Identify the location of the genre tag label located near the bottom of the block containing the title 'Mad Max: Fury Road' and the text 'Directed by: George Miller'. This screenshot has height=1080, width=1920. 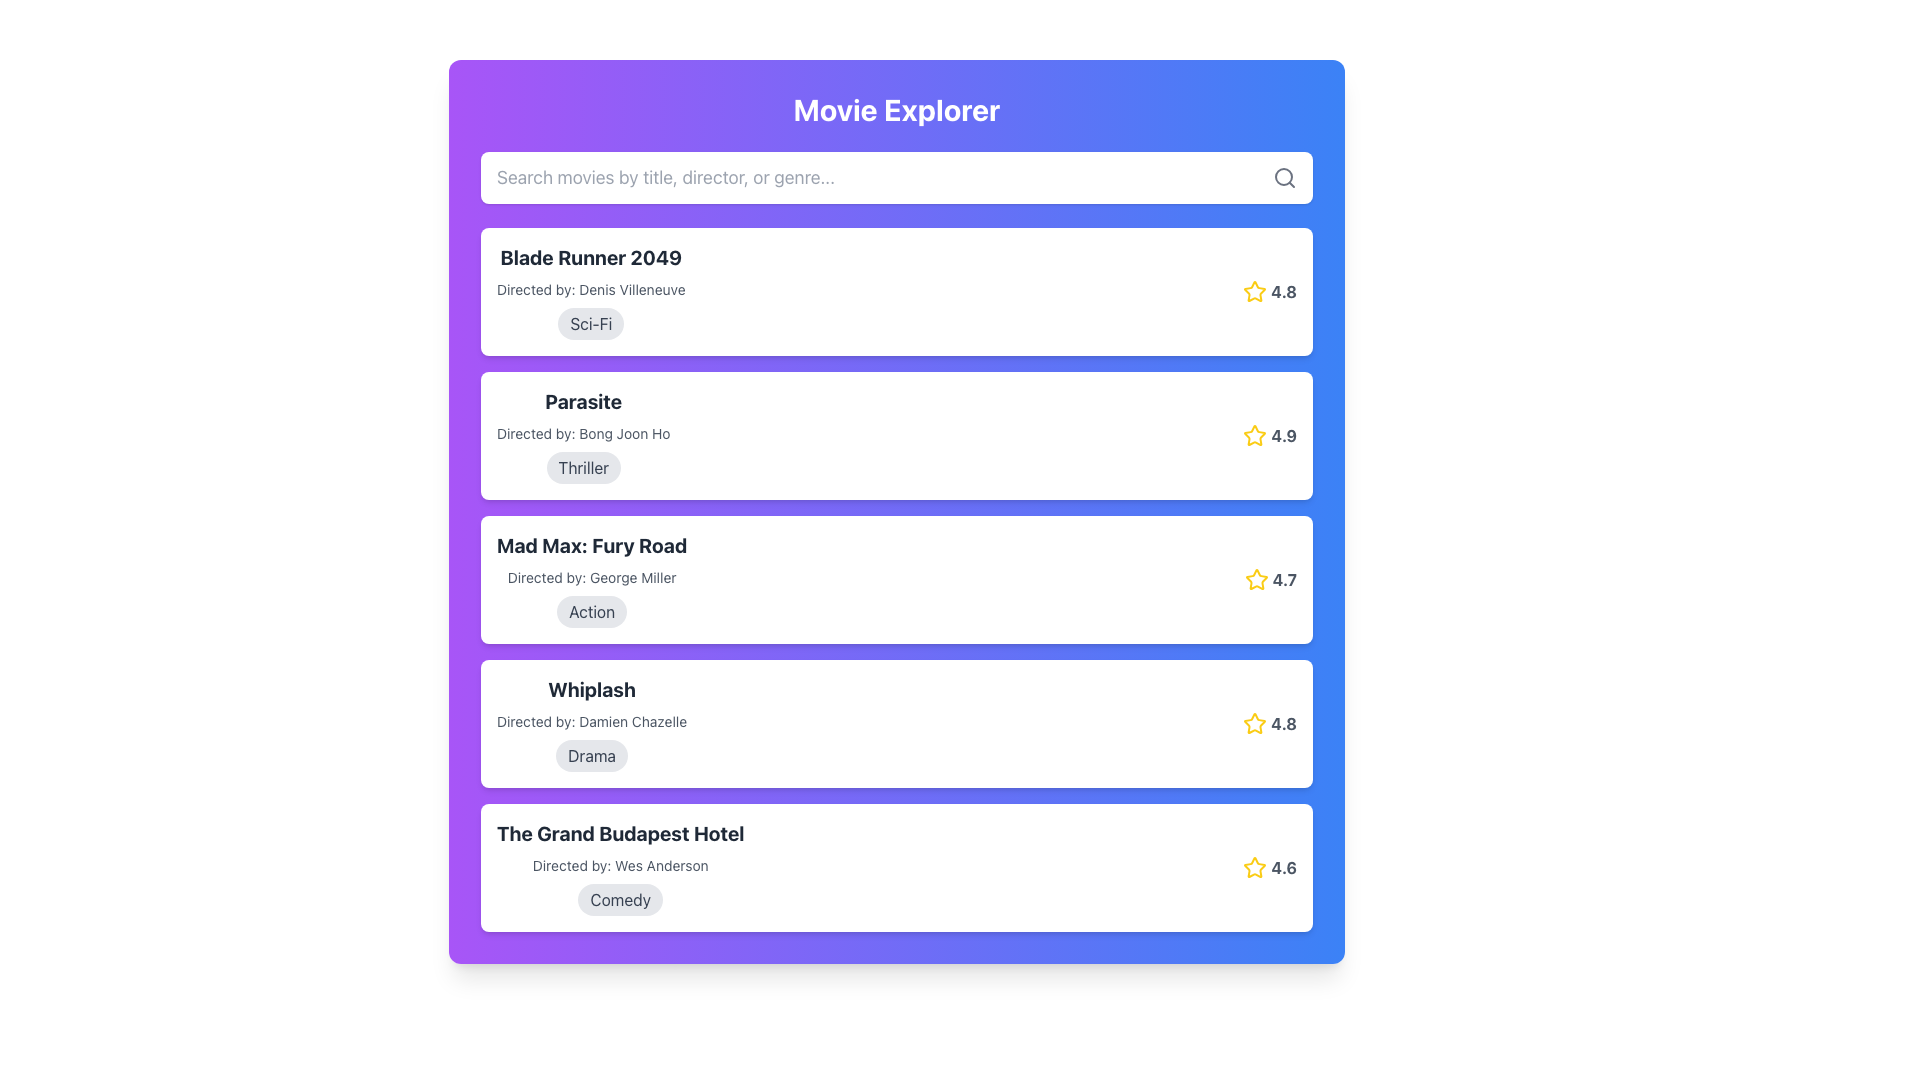
(591, 611).